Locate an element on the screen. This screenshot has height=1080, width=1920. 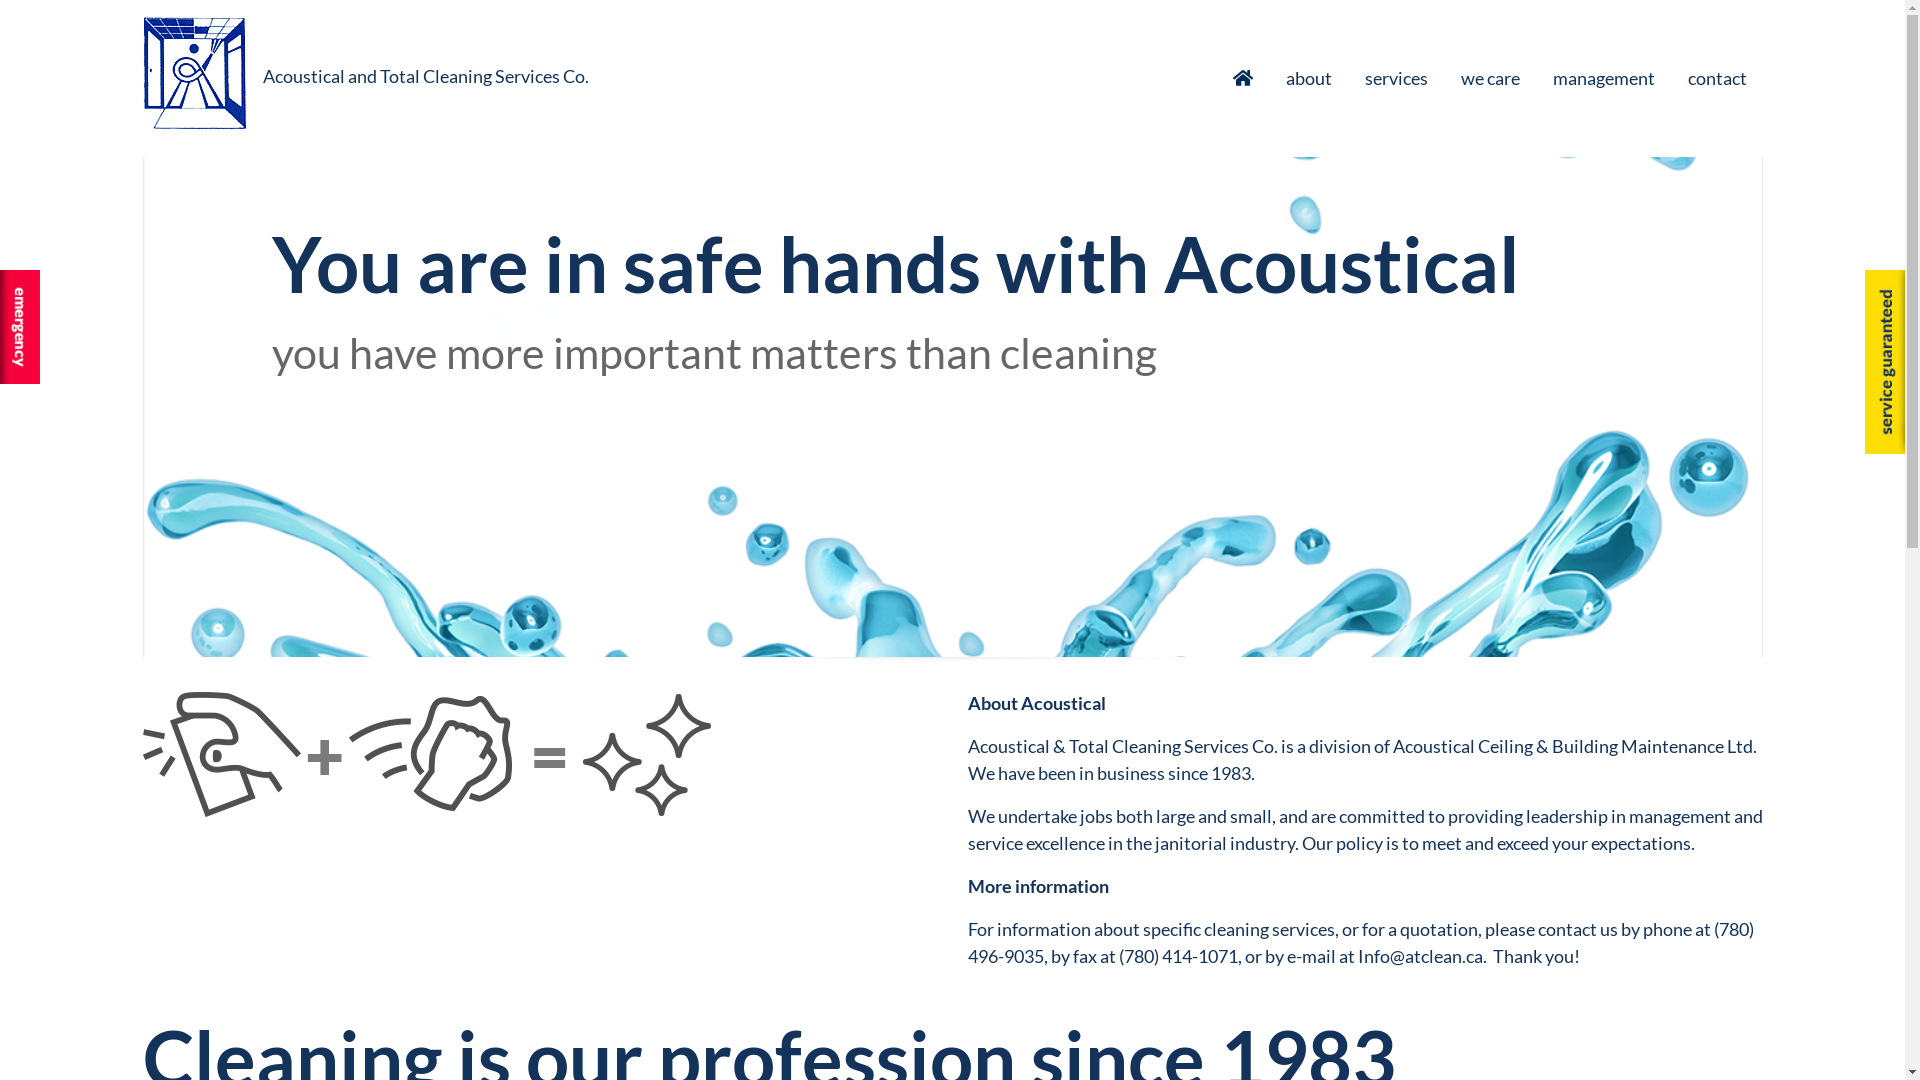
'contact' is located at coordinates (1723, 77).